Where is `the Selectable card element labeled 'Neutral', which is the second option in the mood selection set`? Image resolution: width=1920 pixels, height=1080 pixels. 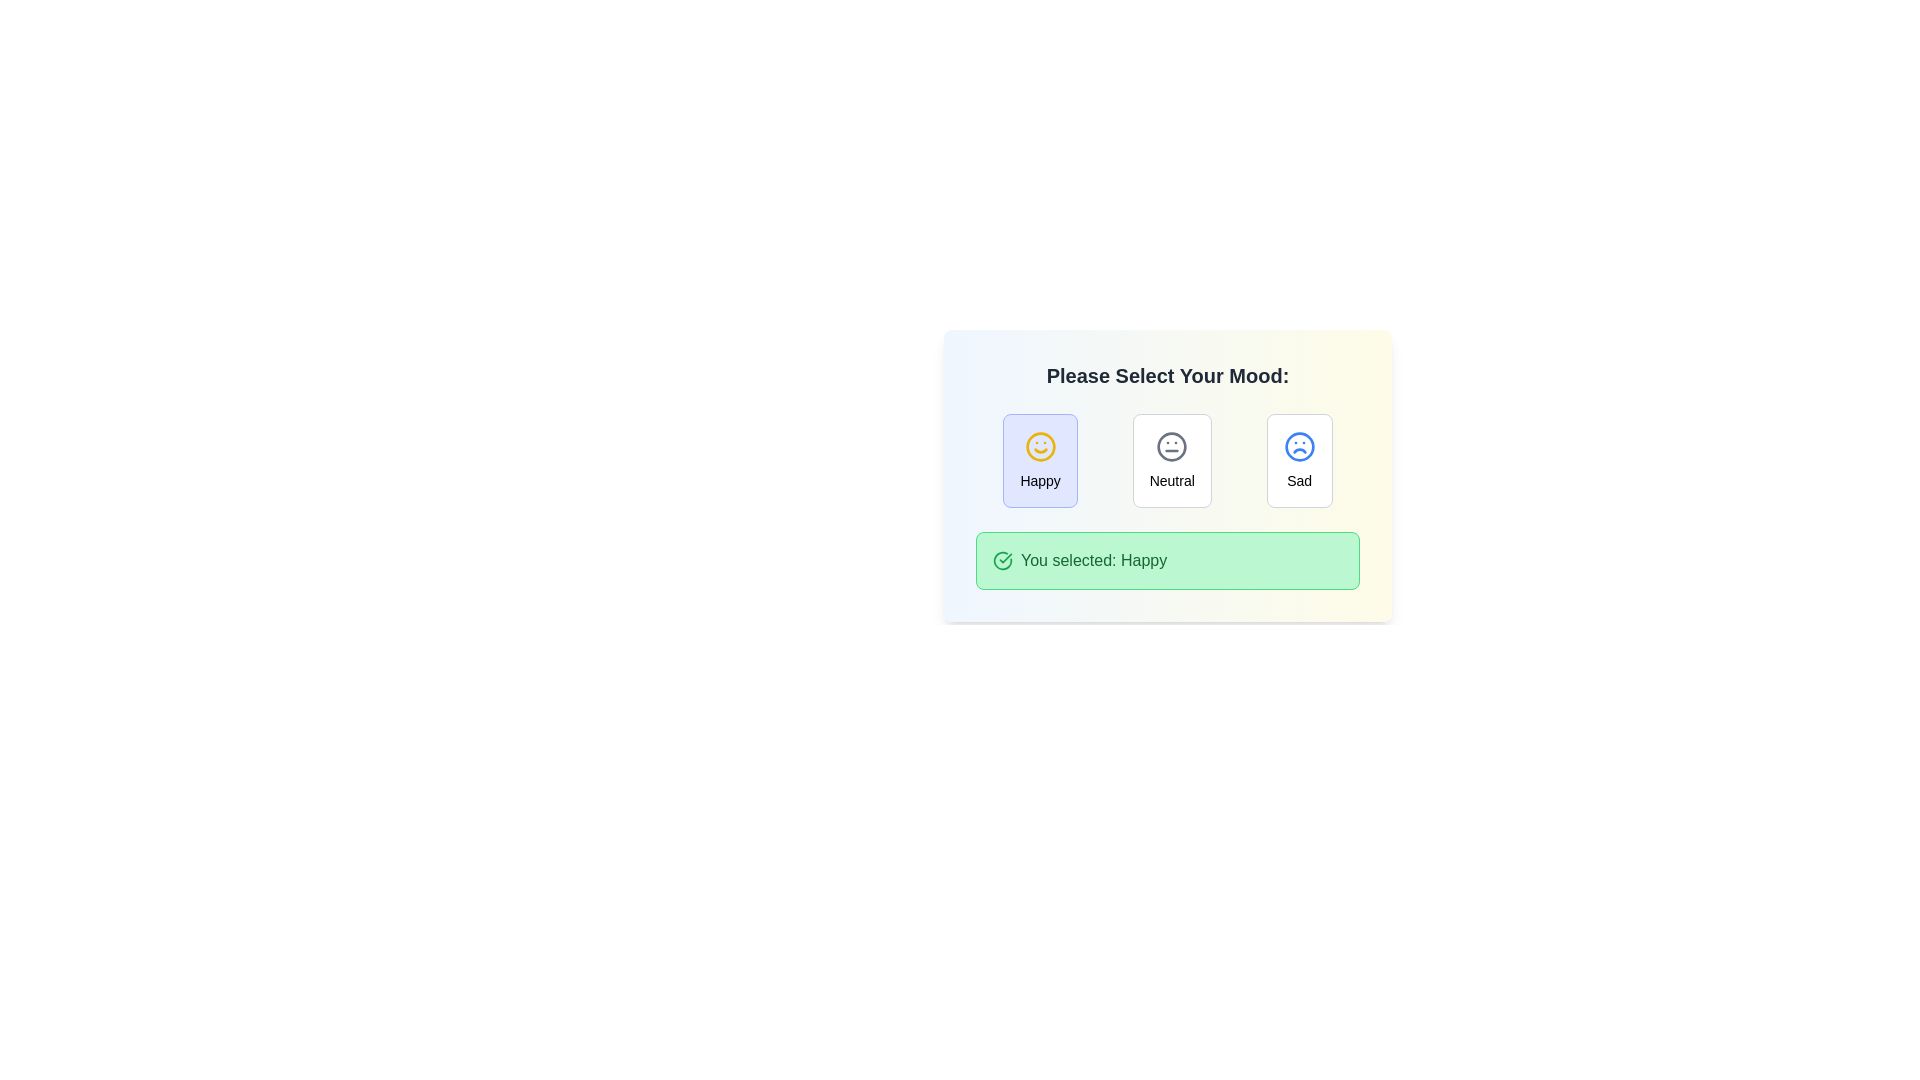
the Selectable card element labeled 'Neutral', which is the second option in the mood selection set is located at coordinates (1172, 461).